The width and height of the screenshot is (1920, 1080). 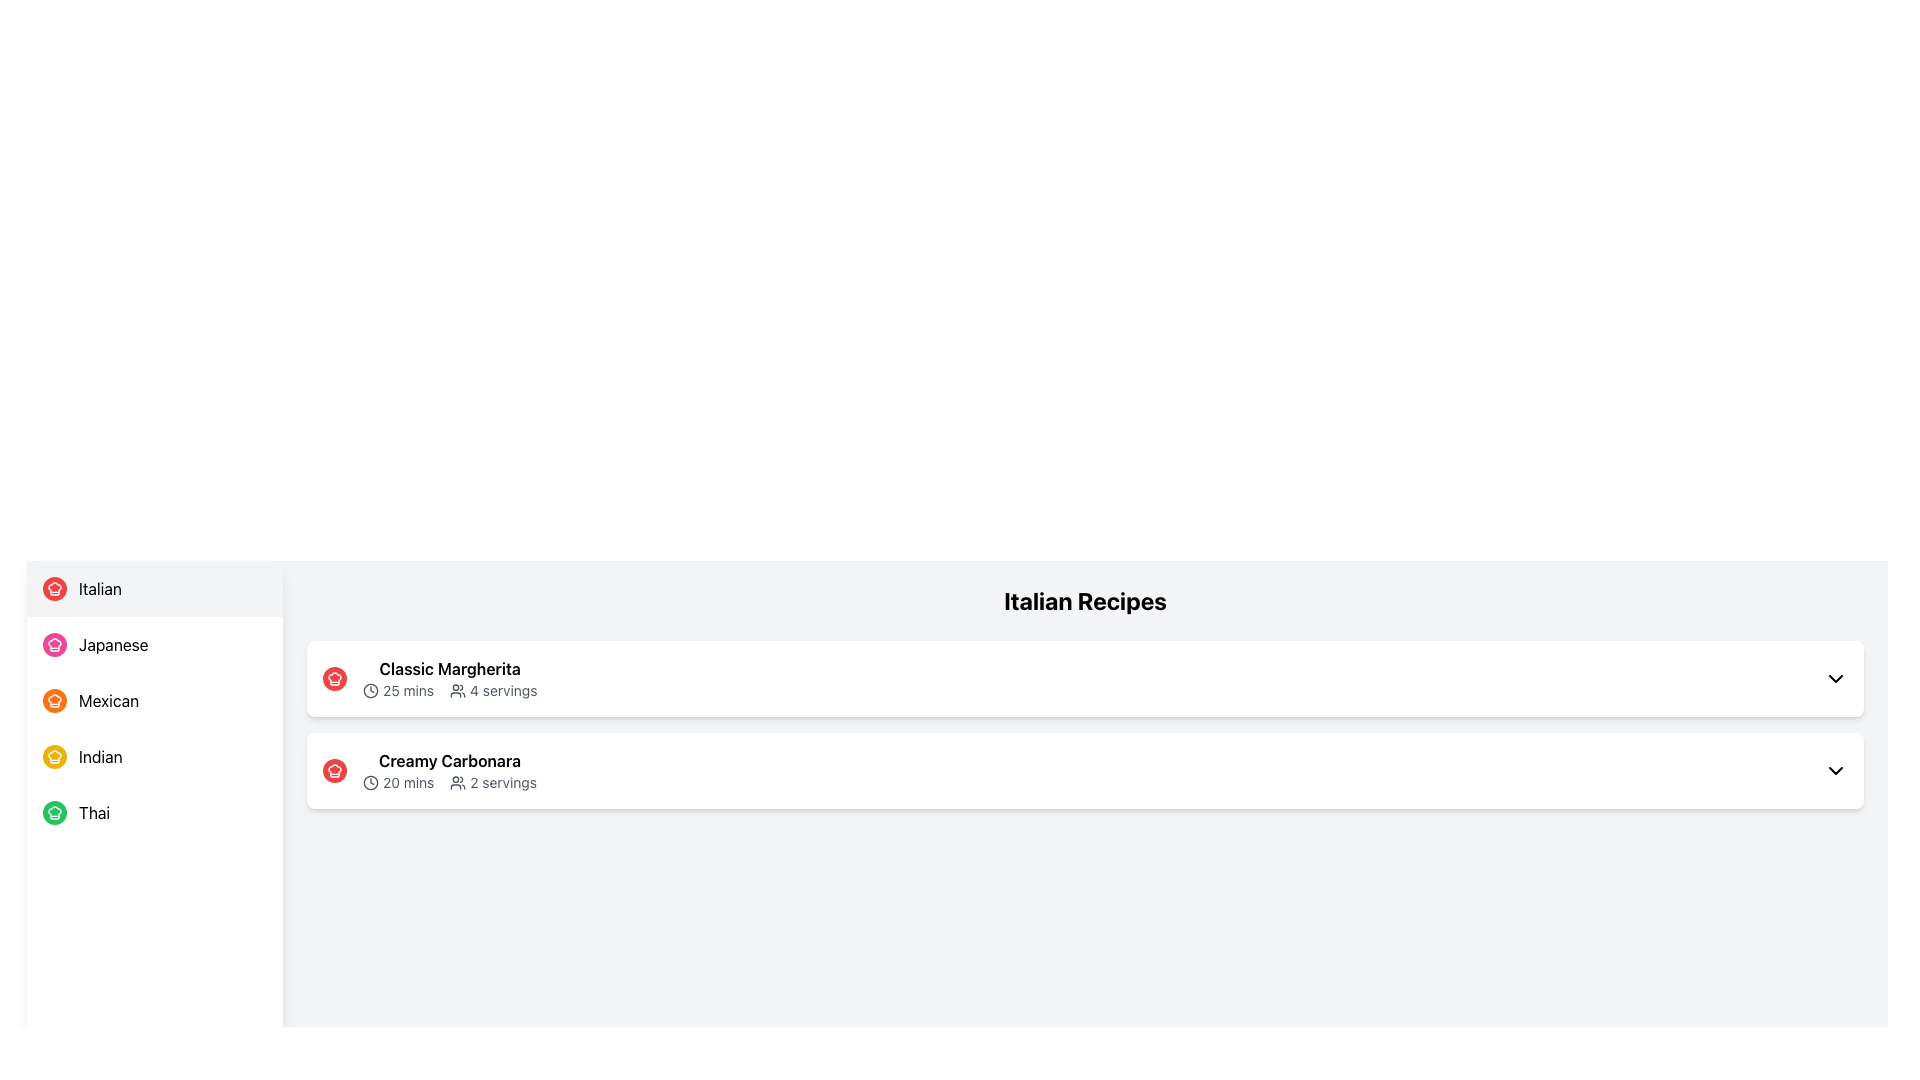 What do you see at coordinates (457, 782) in the screenshot?
I see `the SVG icon representing two user figures located to the left of the text '2 servings' in the second recipe entry titled 'Creamy Carbonara' under the 'Italian Recipes' section` at bounding box center [457, 782].